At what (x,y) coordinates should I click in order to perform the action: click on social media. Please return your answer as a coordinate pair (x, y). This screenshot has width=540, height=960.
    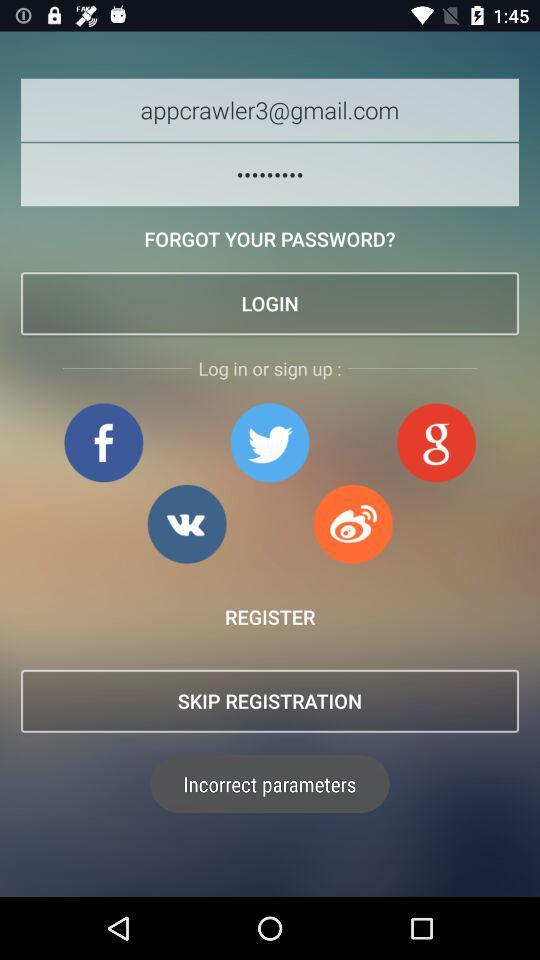
    Looking at the image, I should click on (186, 523).